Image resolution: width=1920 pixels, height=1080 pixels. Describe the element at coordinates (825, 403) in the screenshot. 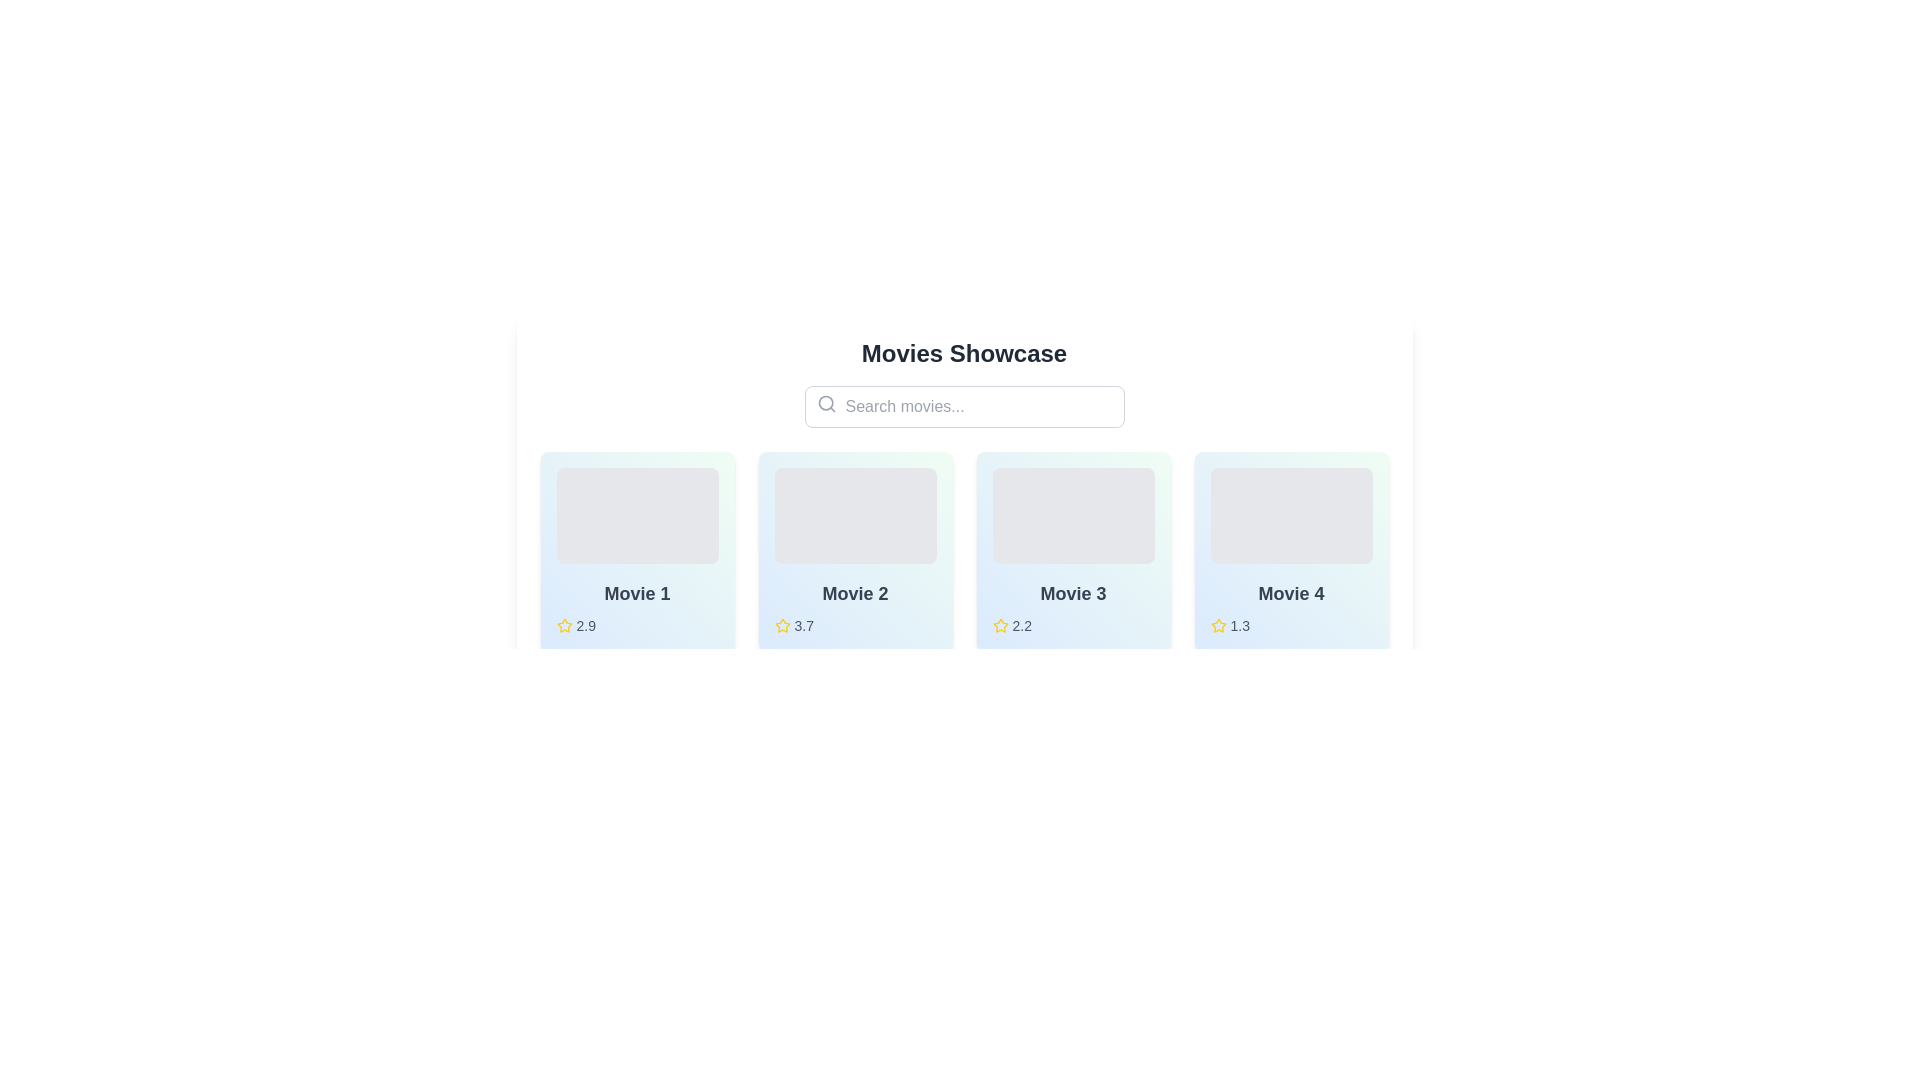

I see `the circular shape styled as part of the SVG graphic resembling a magnifying lens handle, located within the search bar area on the left side of the search input field` at that location.